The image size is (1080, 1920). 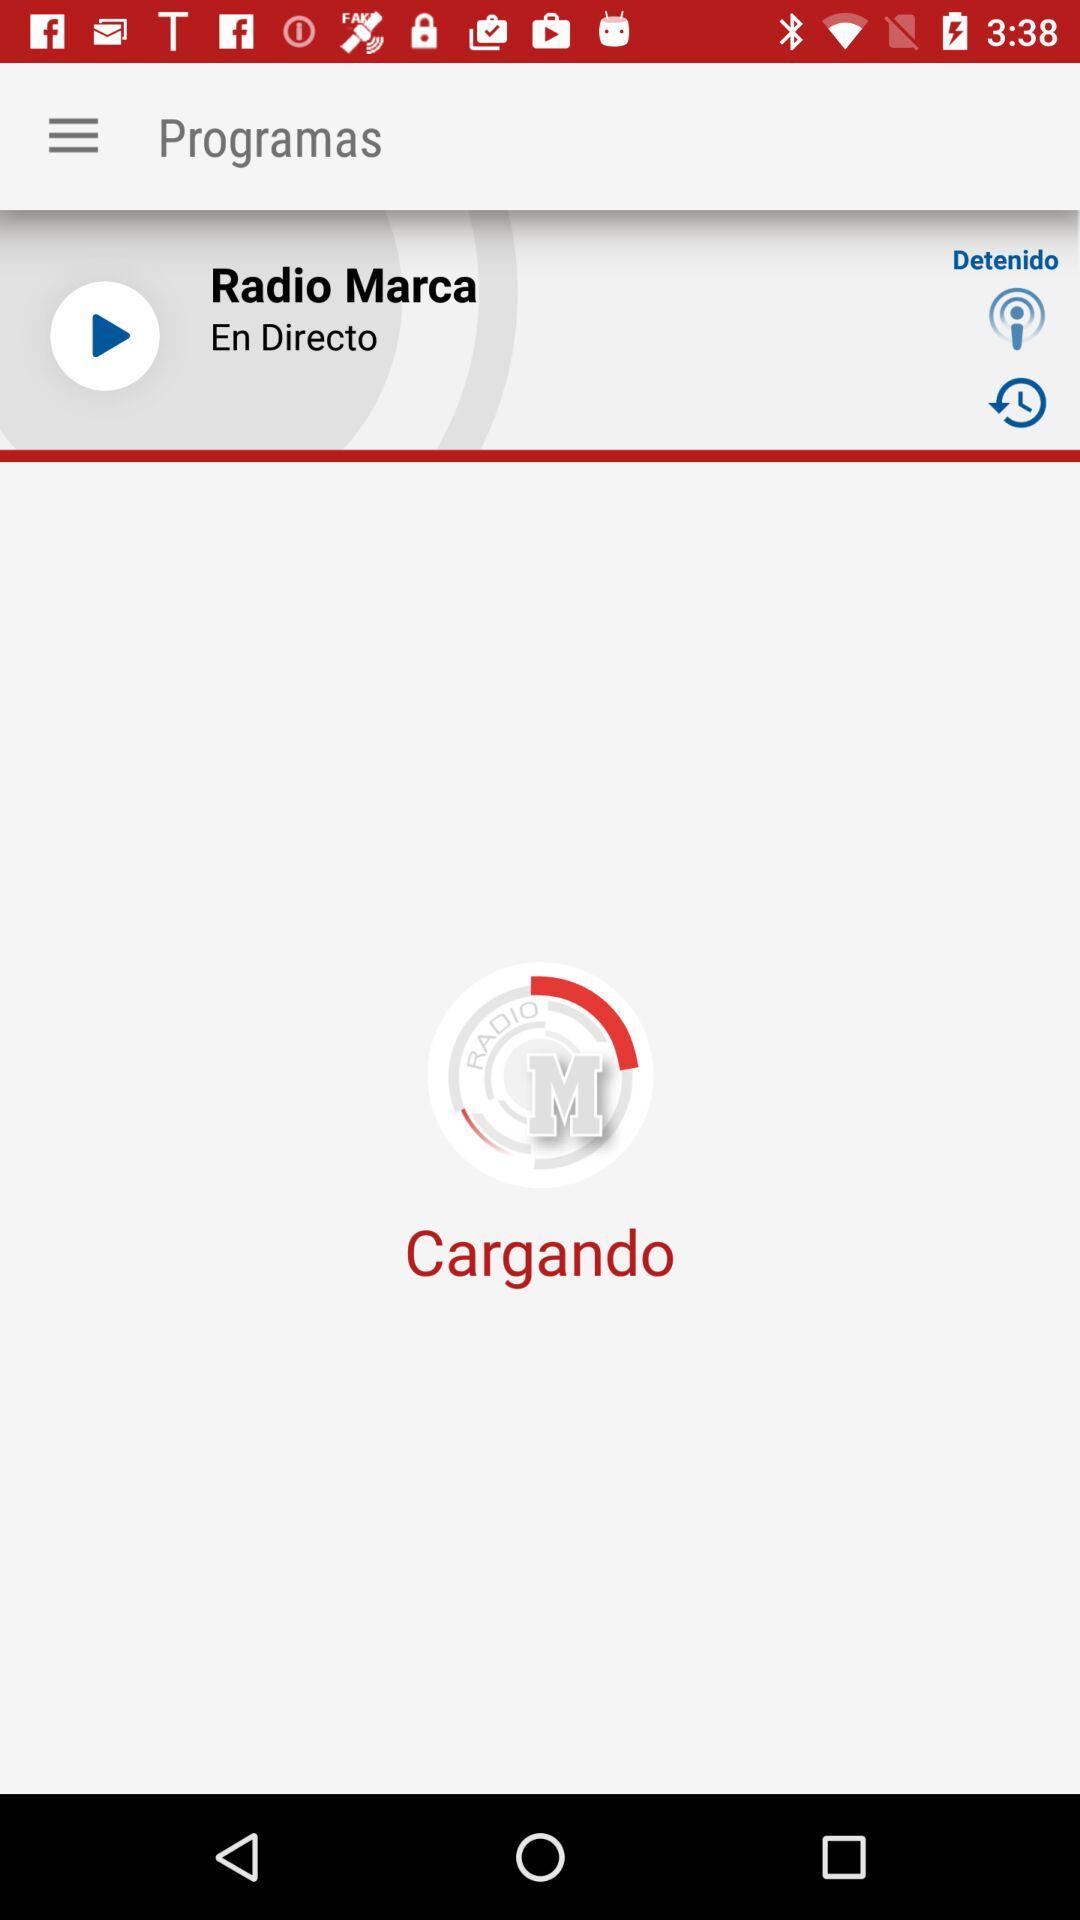 What do you see at coordinates (104, 336) in the screenshot?
I see `the icon next to the radio marca item` at bounding box center [104, 336].